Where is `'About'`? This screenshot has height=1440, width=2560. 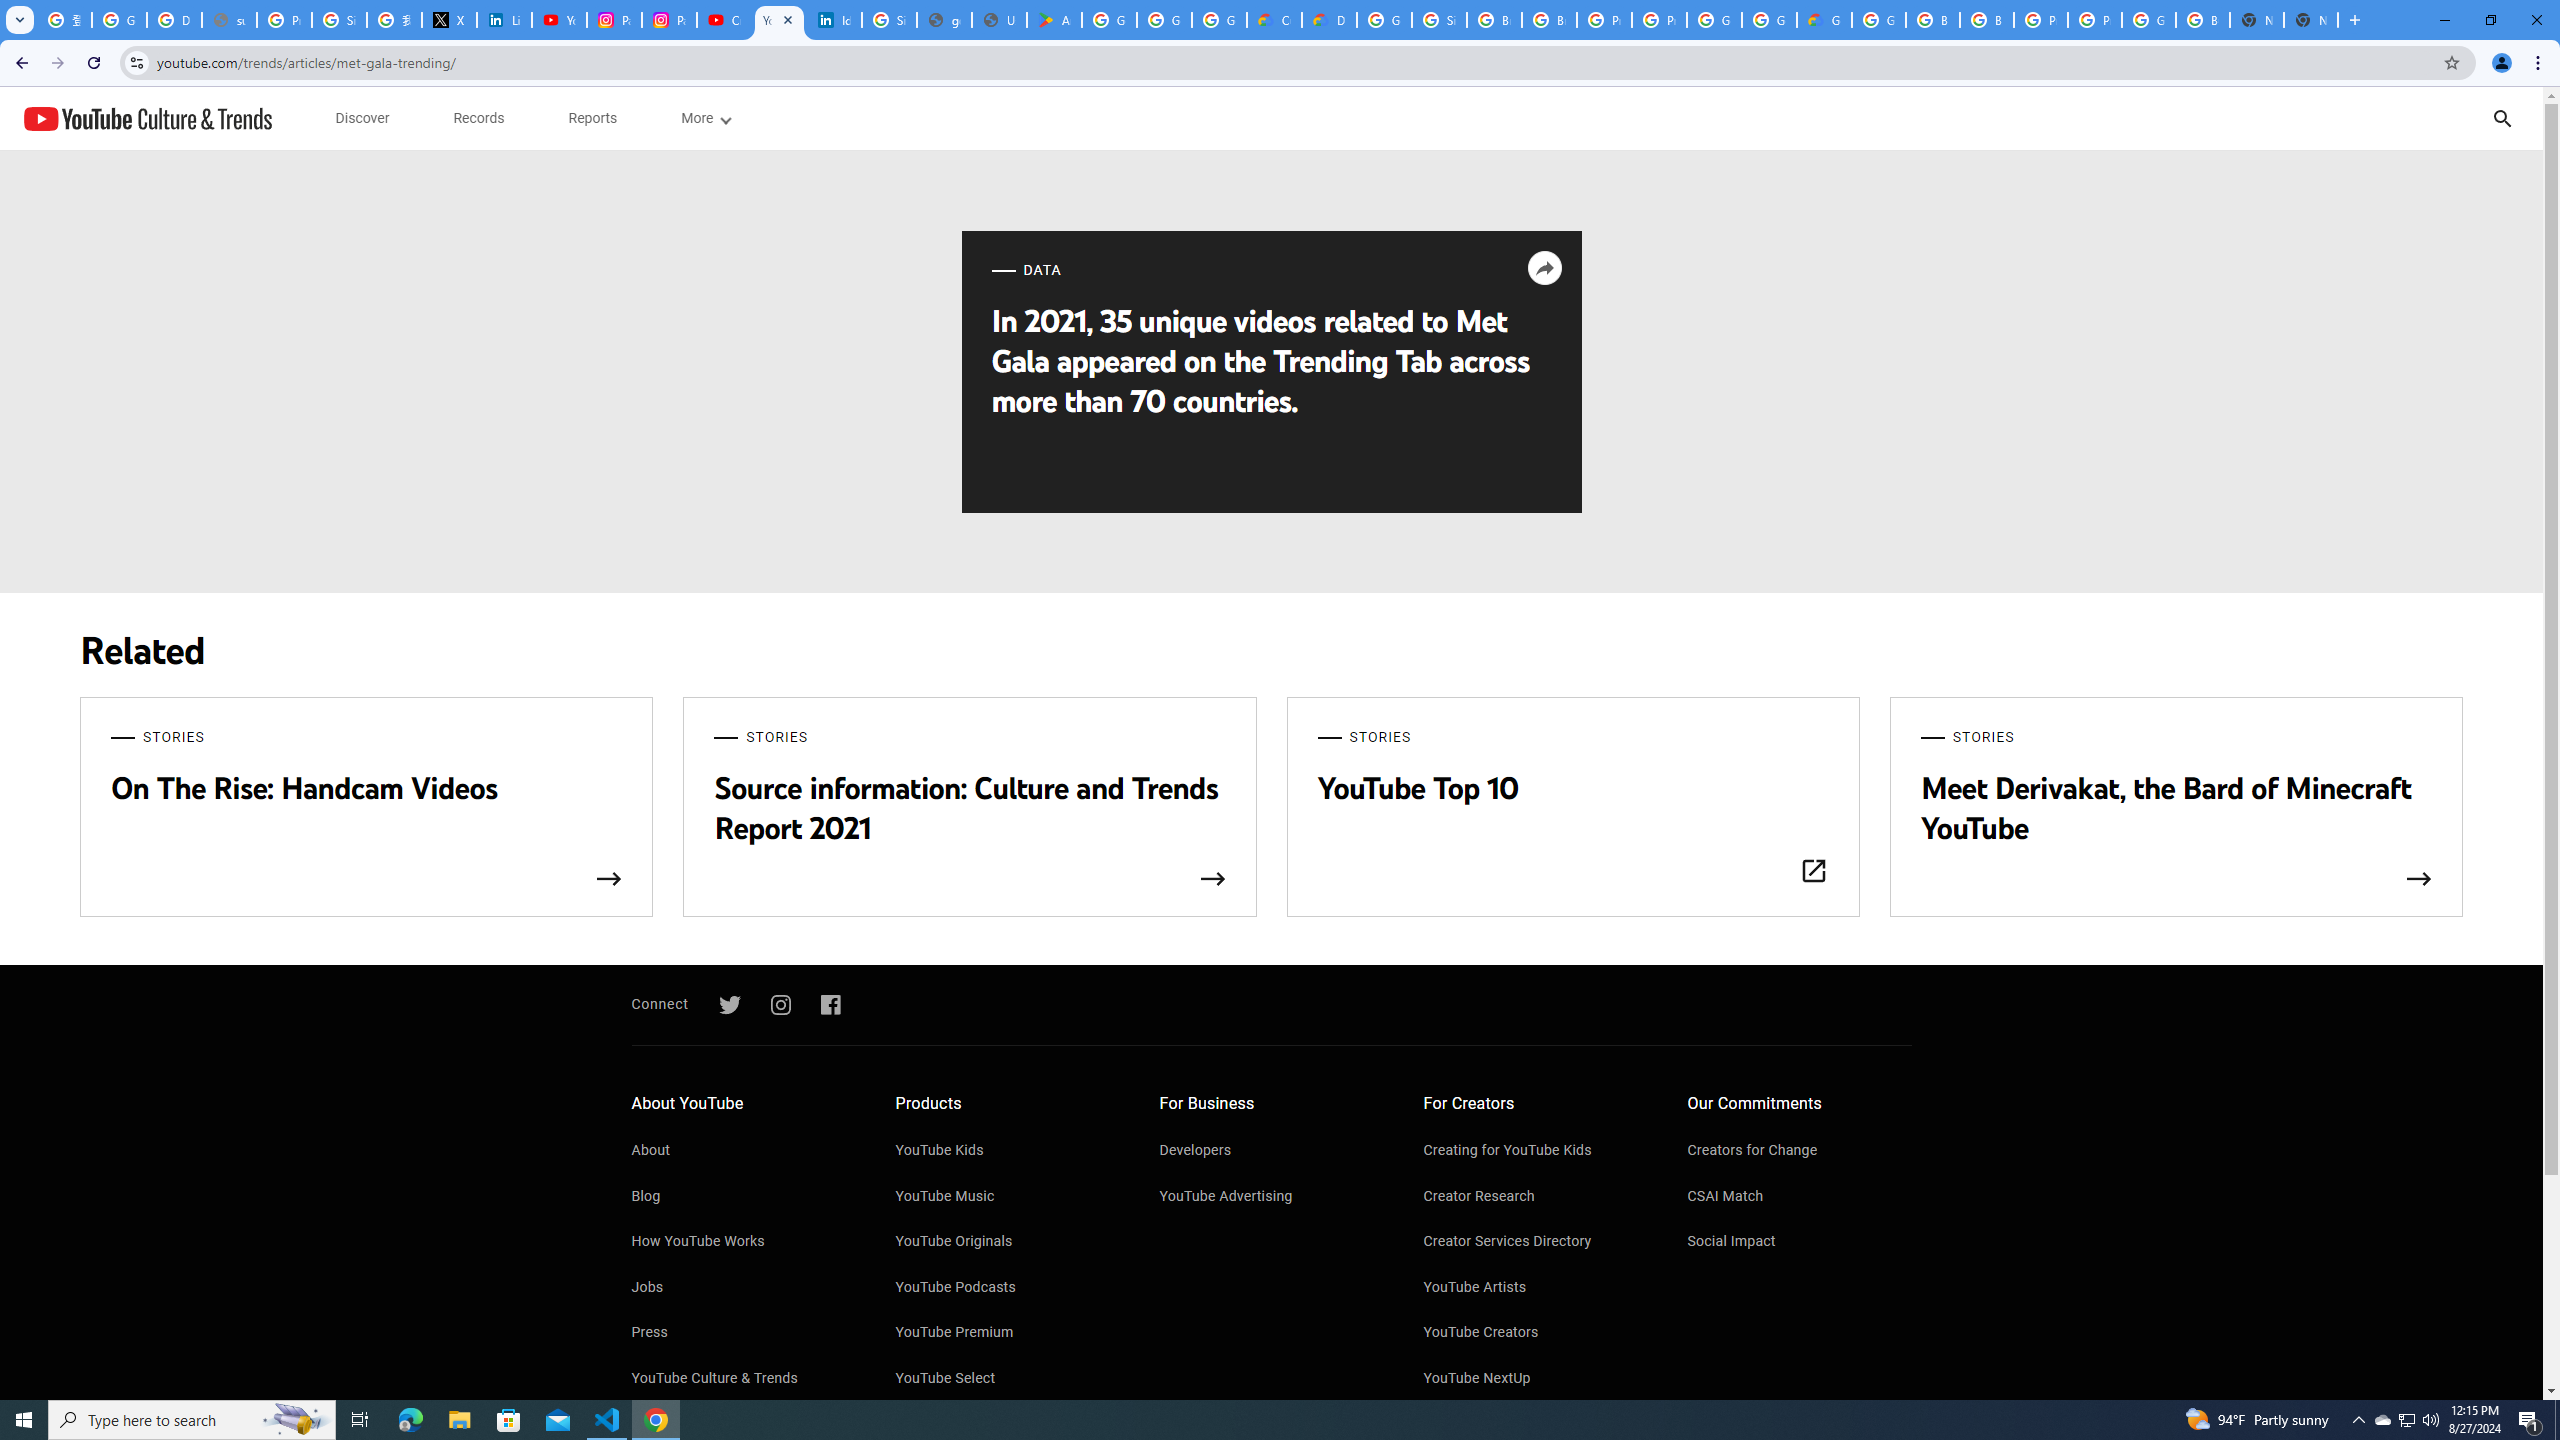 'About' is located at coordinates (741, 1152).